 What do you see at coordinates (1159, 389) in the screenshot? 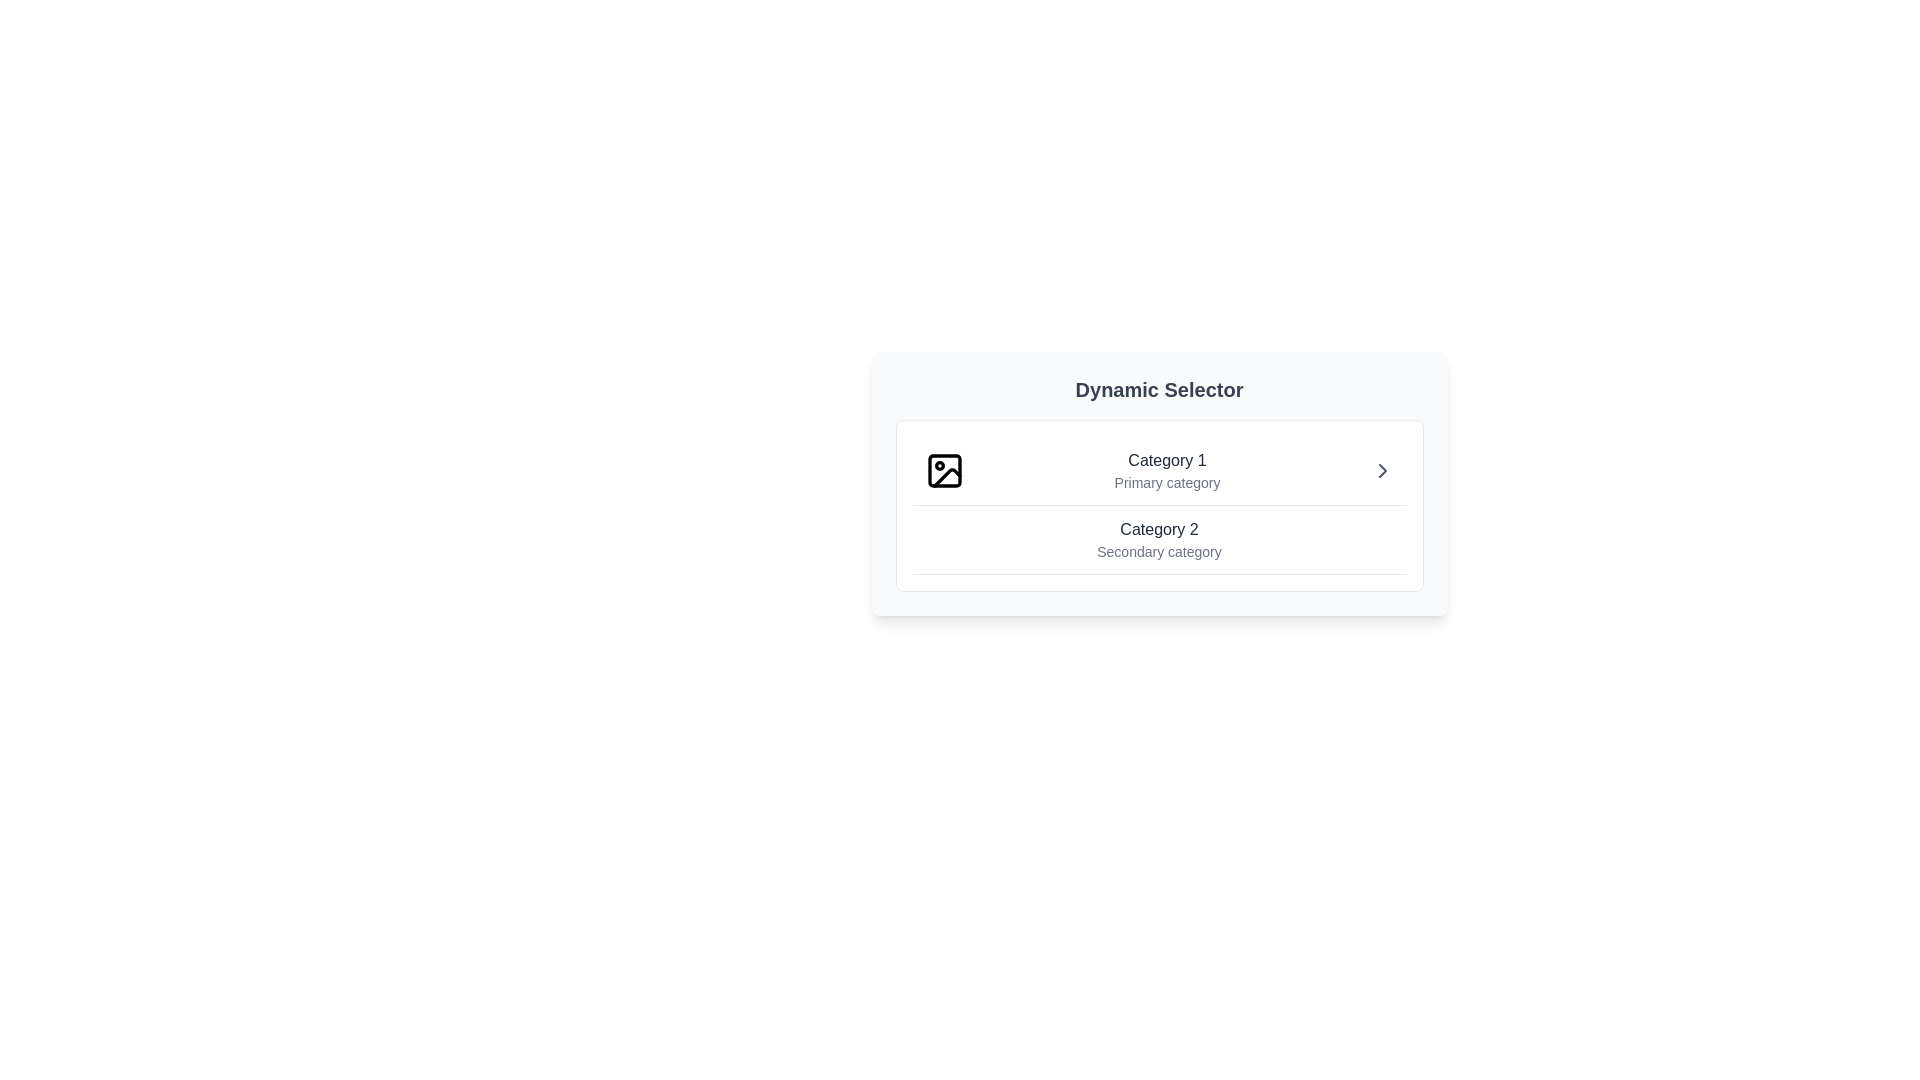
I see `text of the Text label, which serves as the title for the content section above the categories 'Category 1' and 'Category 2'` at bounding box center [1159, 389].